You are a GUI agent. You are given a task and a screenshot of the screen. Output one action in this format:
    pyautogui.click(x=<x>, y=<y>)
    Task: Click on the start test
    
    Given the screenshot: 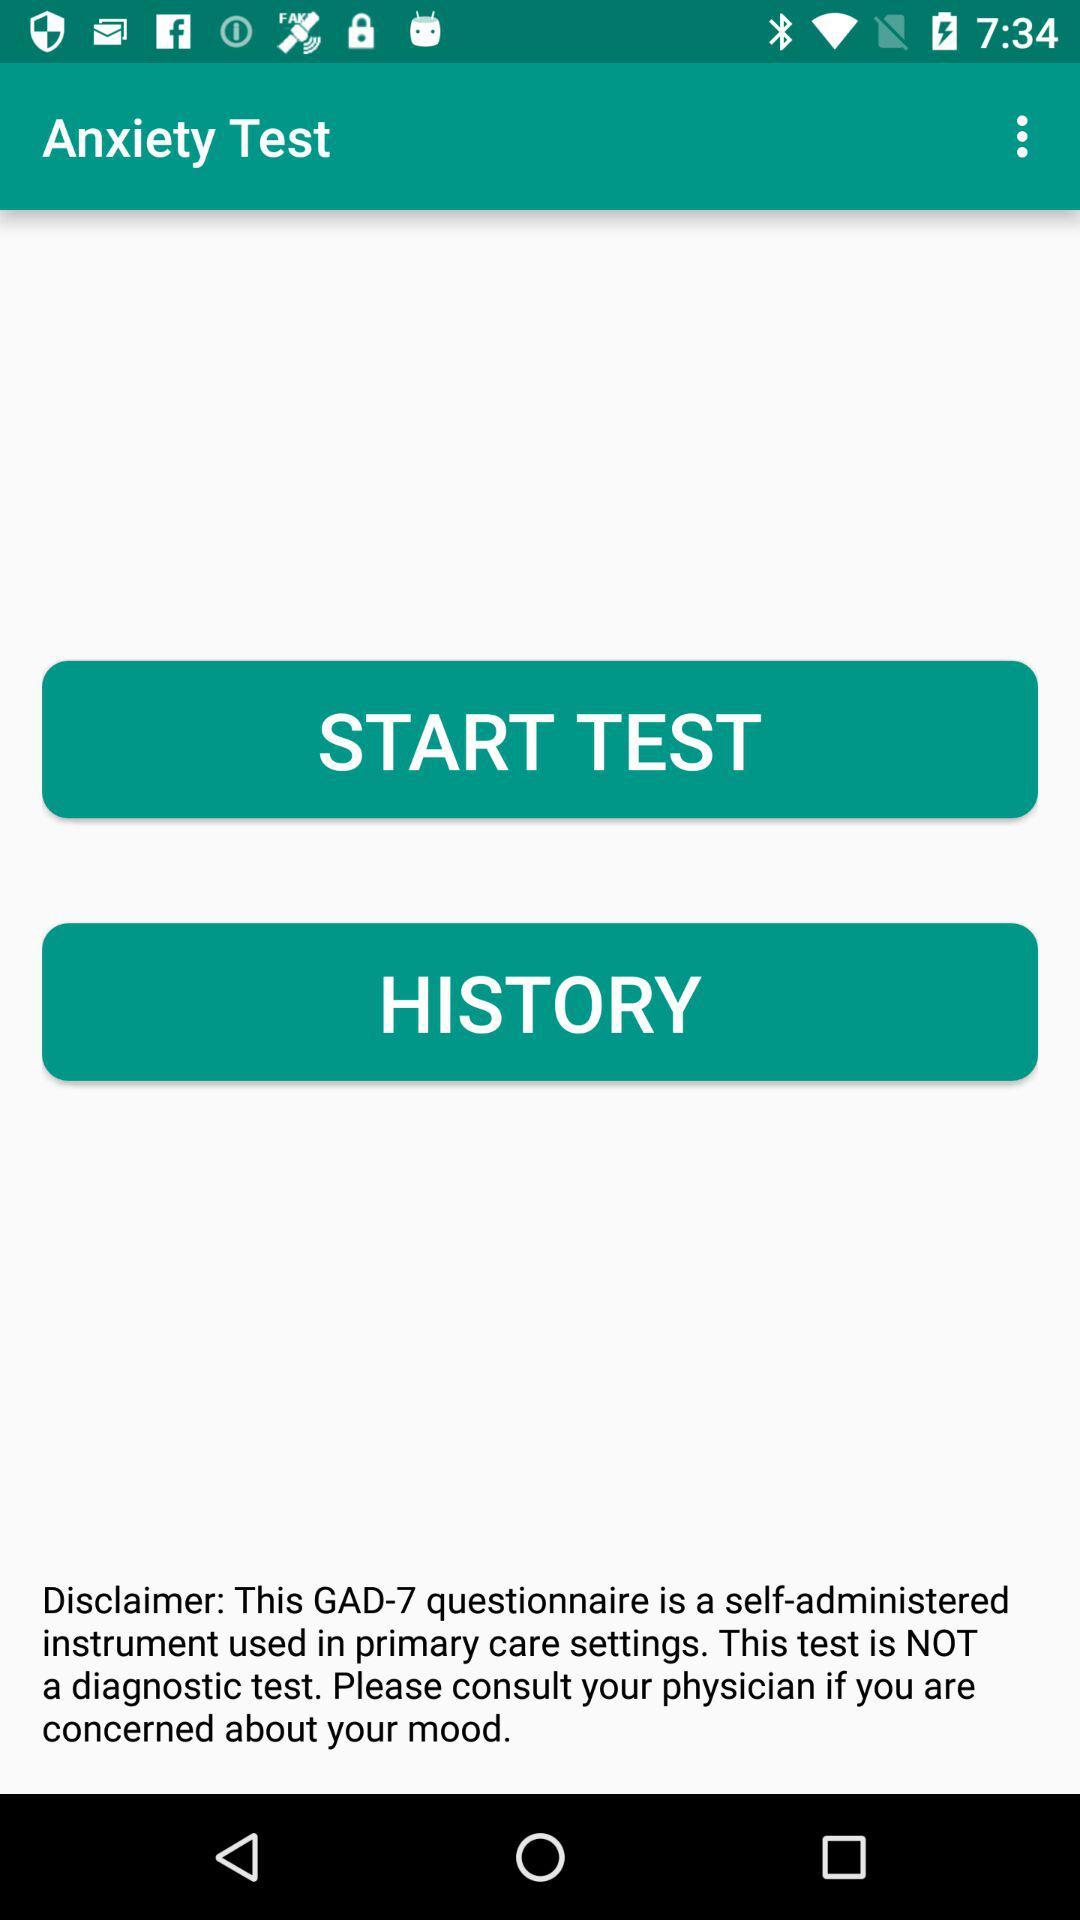 What is the action you would take?
    pyautogui.click(x=540, y=738)
    